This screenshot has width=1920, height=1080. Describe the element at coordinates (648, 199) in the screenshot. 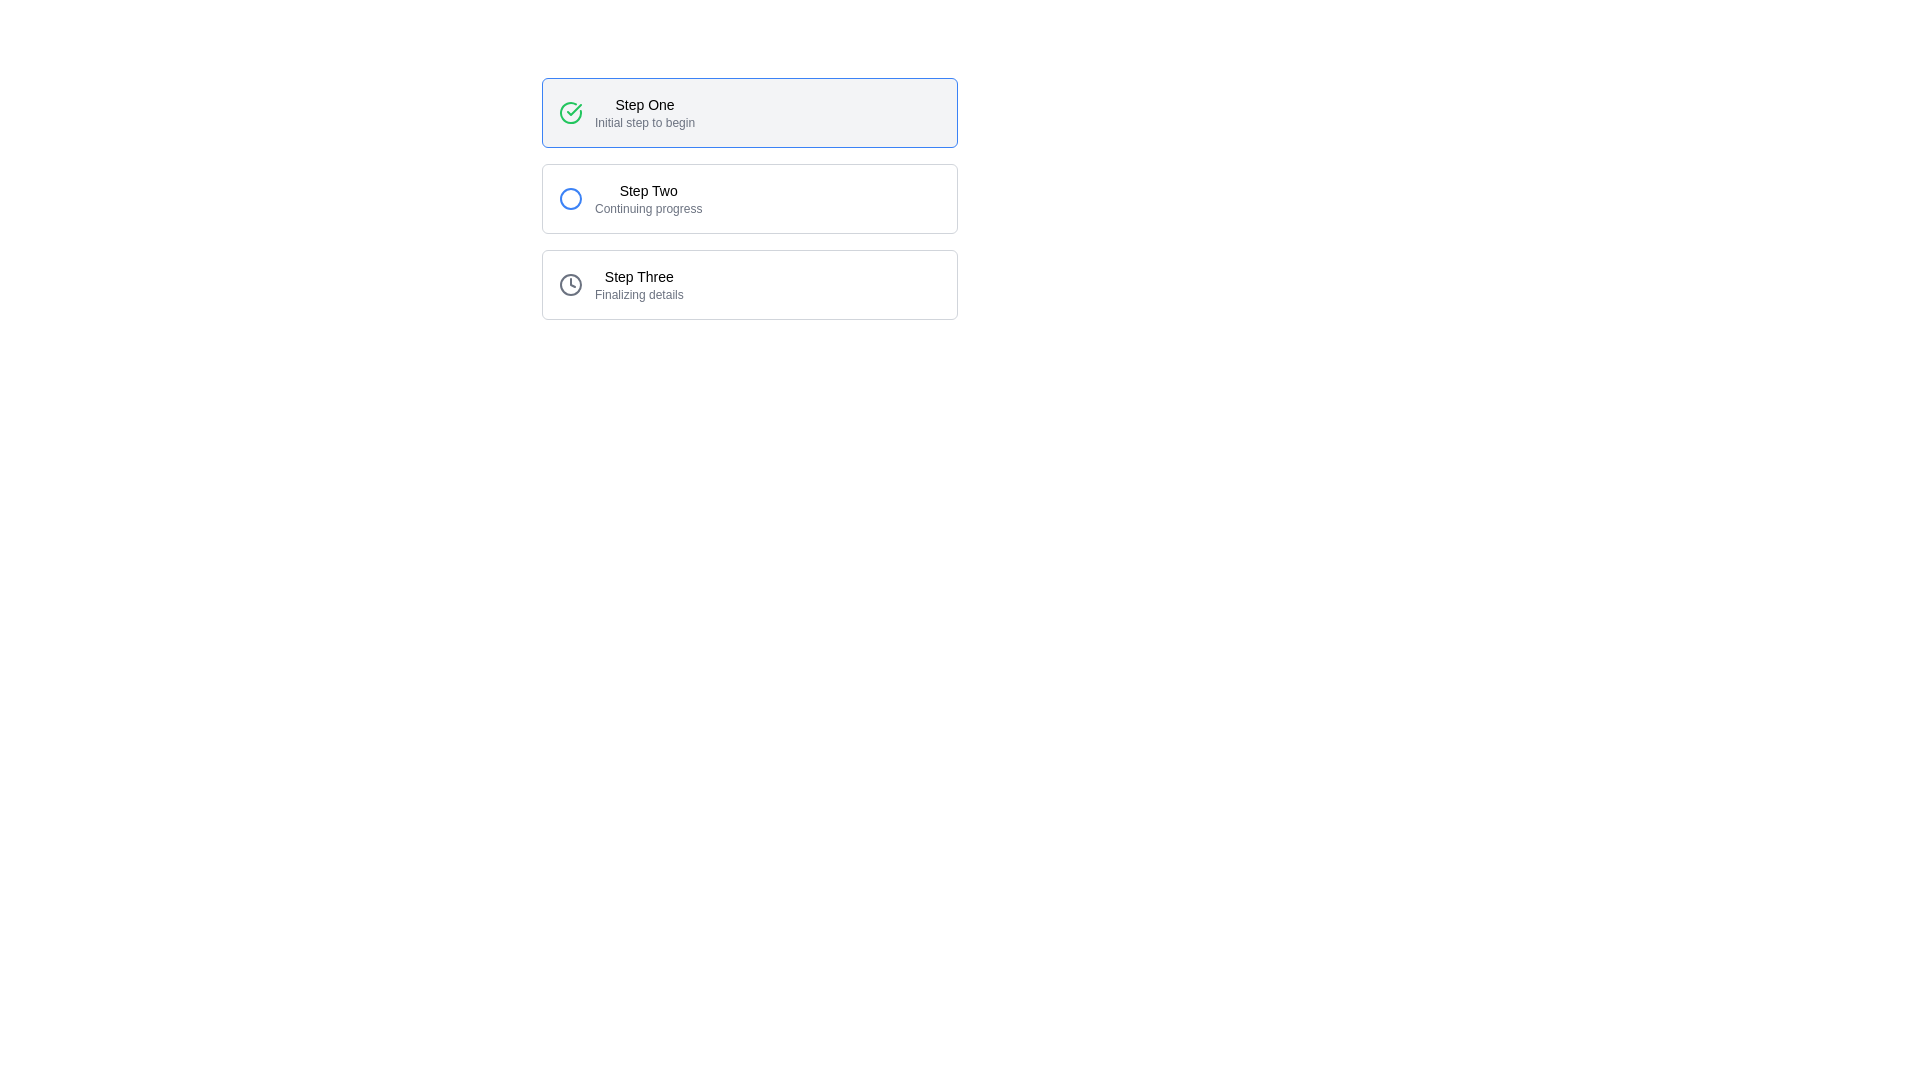

I see `the 'Step Two' text label pair, which consists of a larger bold 'Step Two' and a smaller gray 'Continuing progress'` at that location.